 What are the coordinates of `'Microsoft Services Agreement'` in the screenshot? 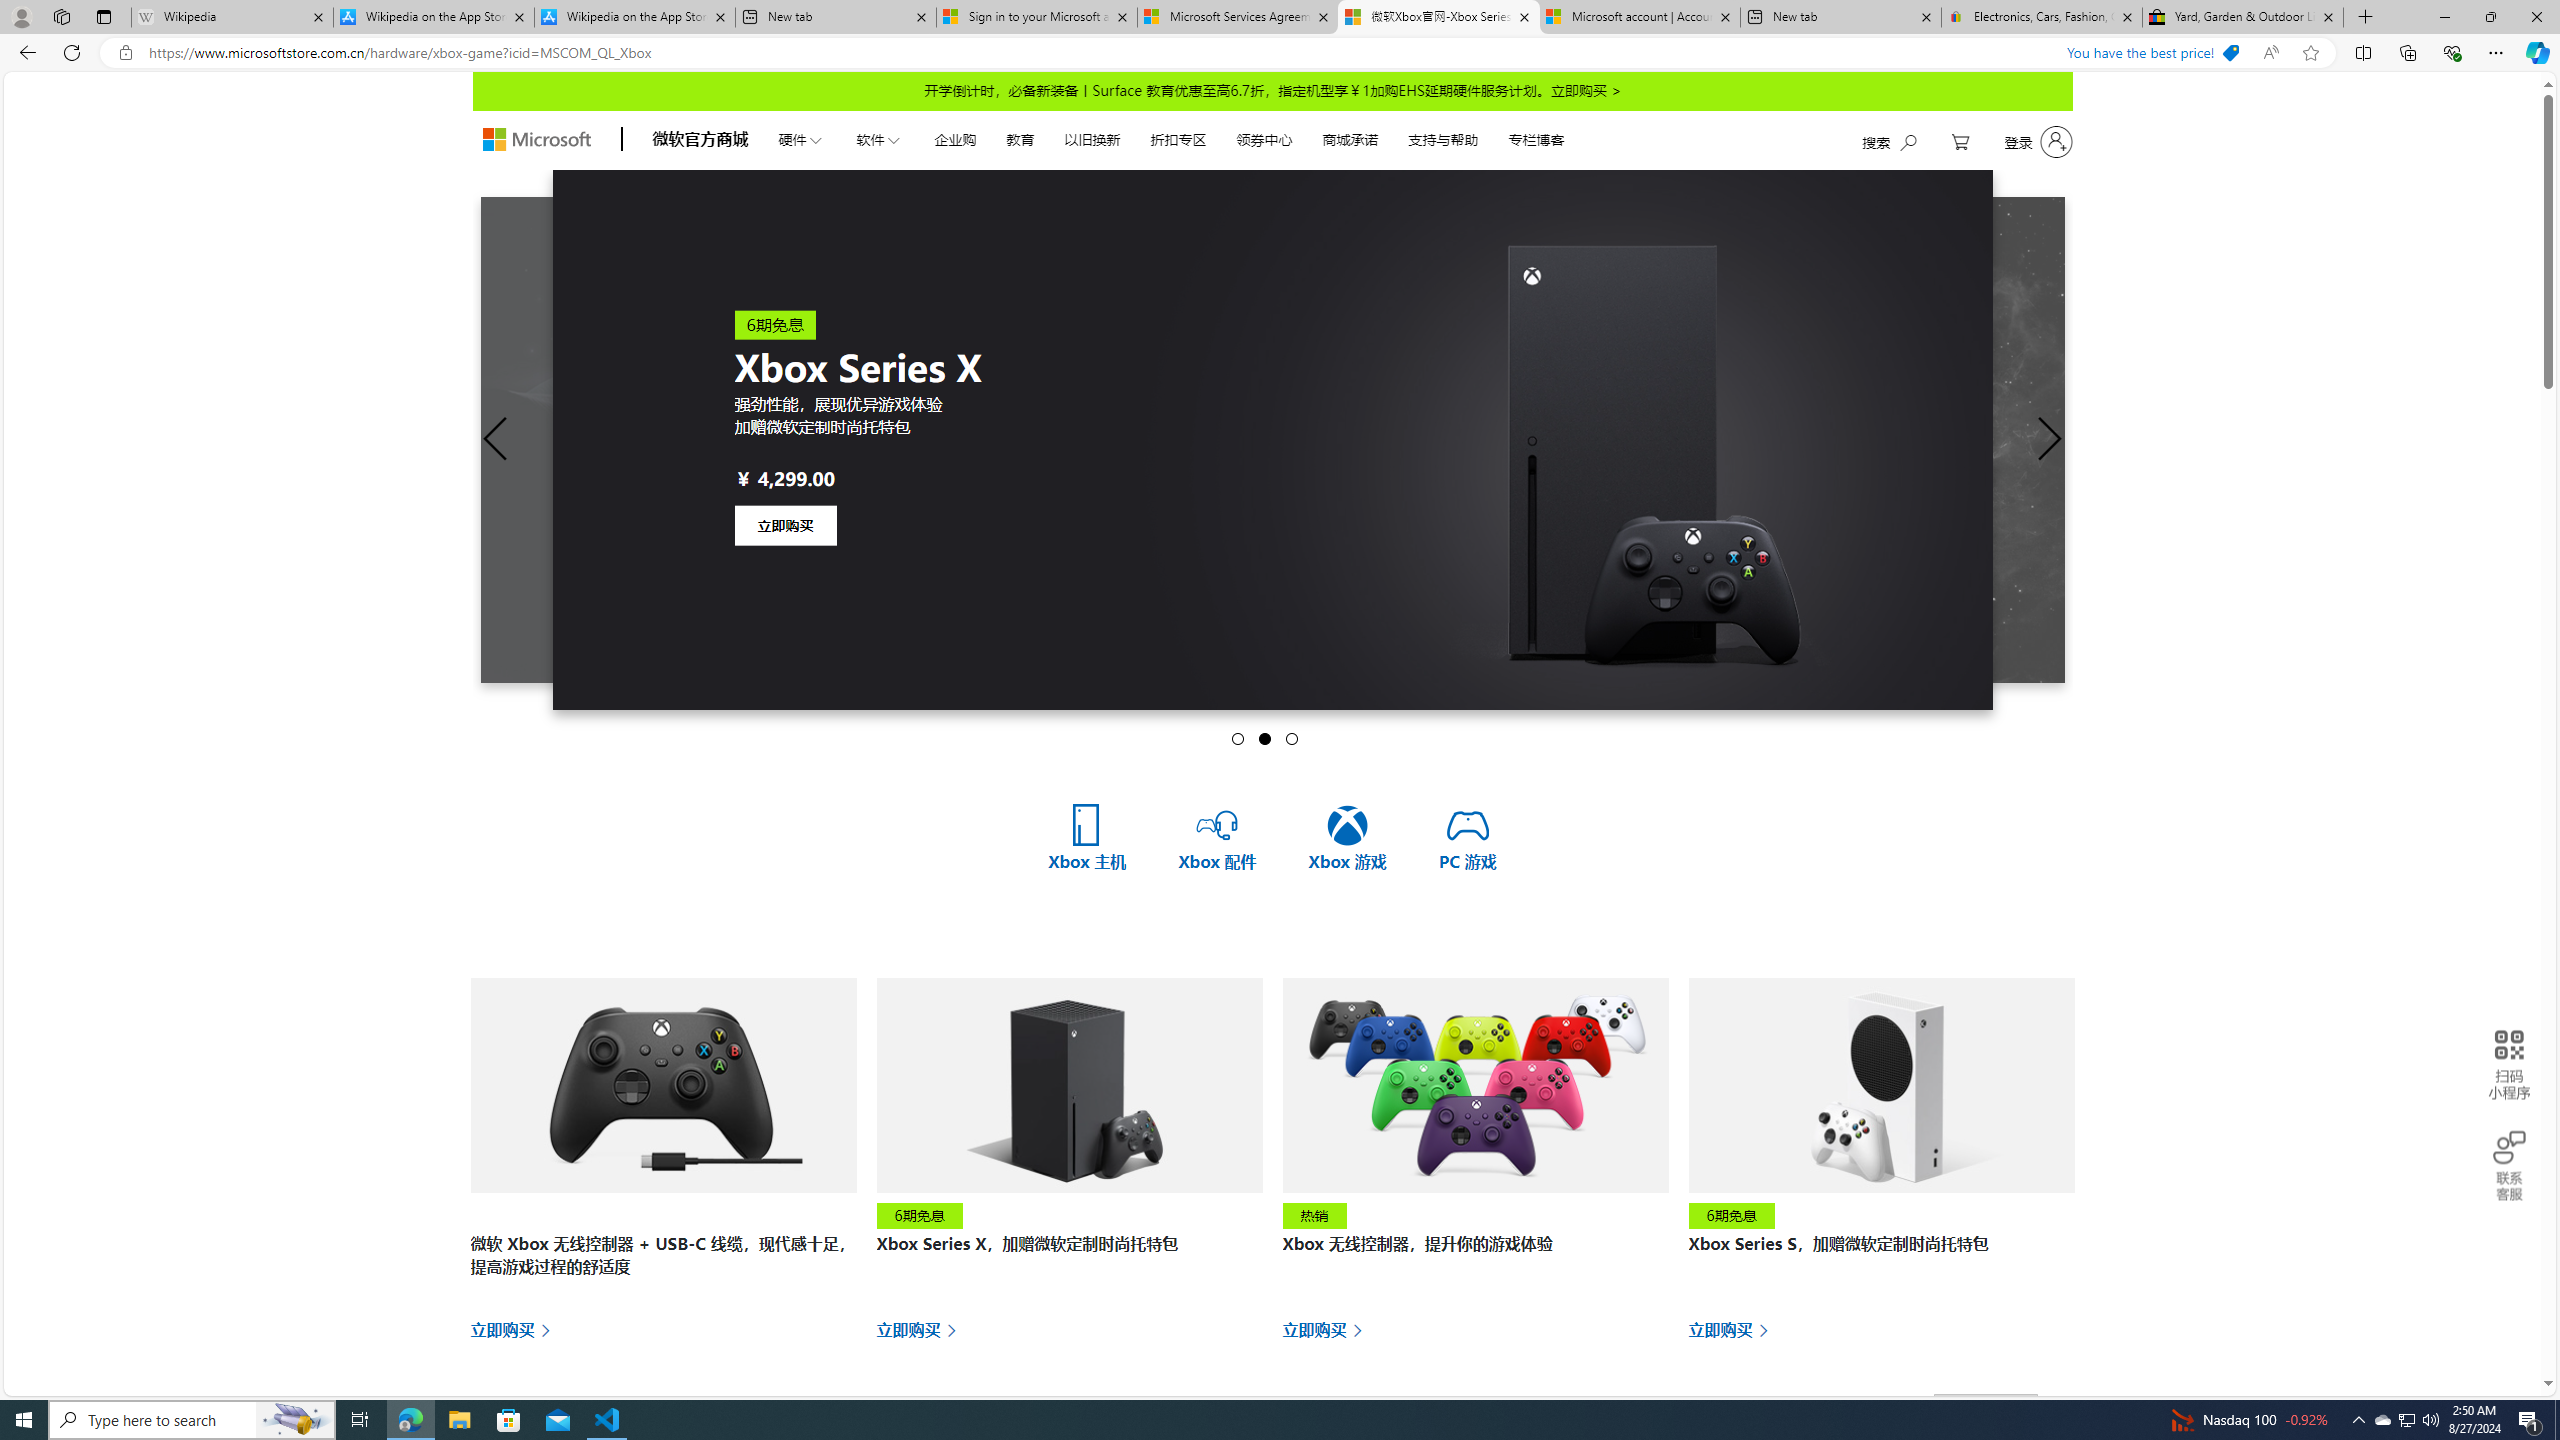 It's located at (1236, 16).